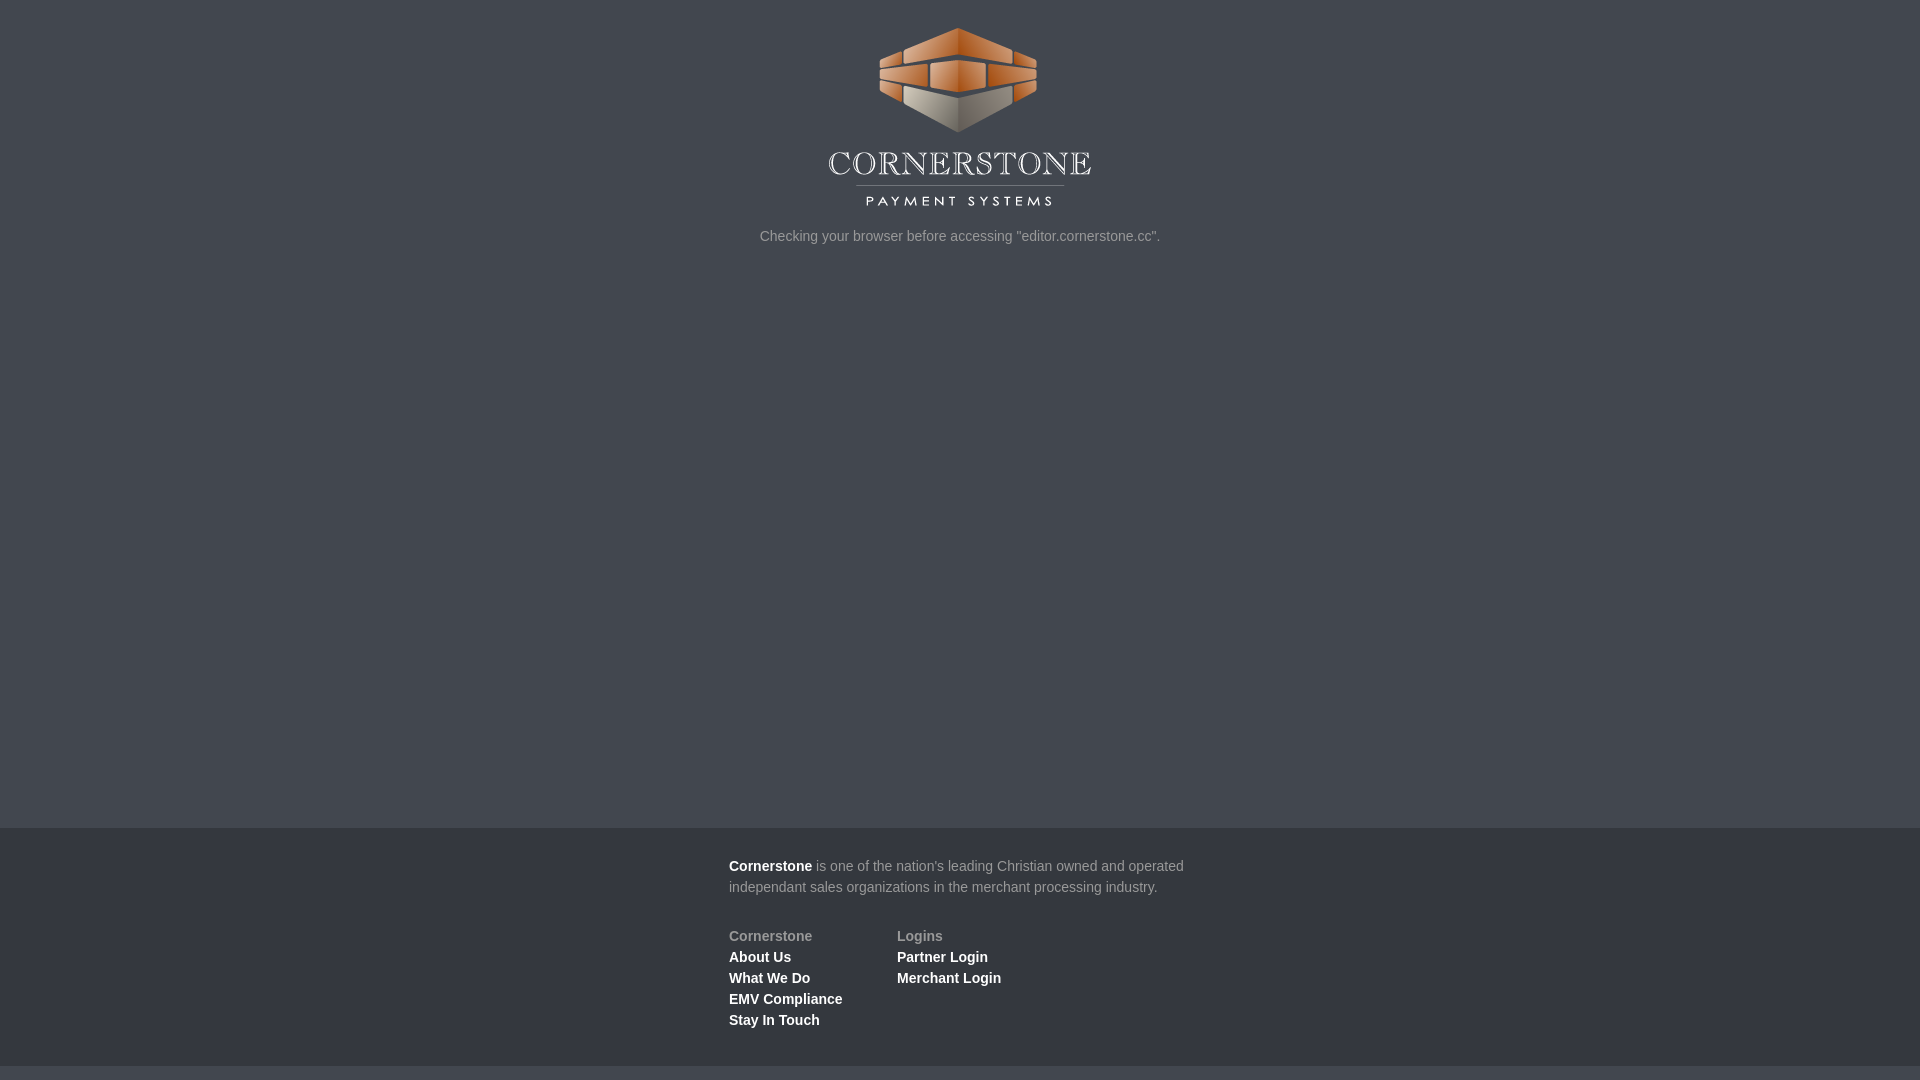  Describe the element at coordinates (758, 955) in the screenshot. I see `'About Us'` at that location.